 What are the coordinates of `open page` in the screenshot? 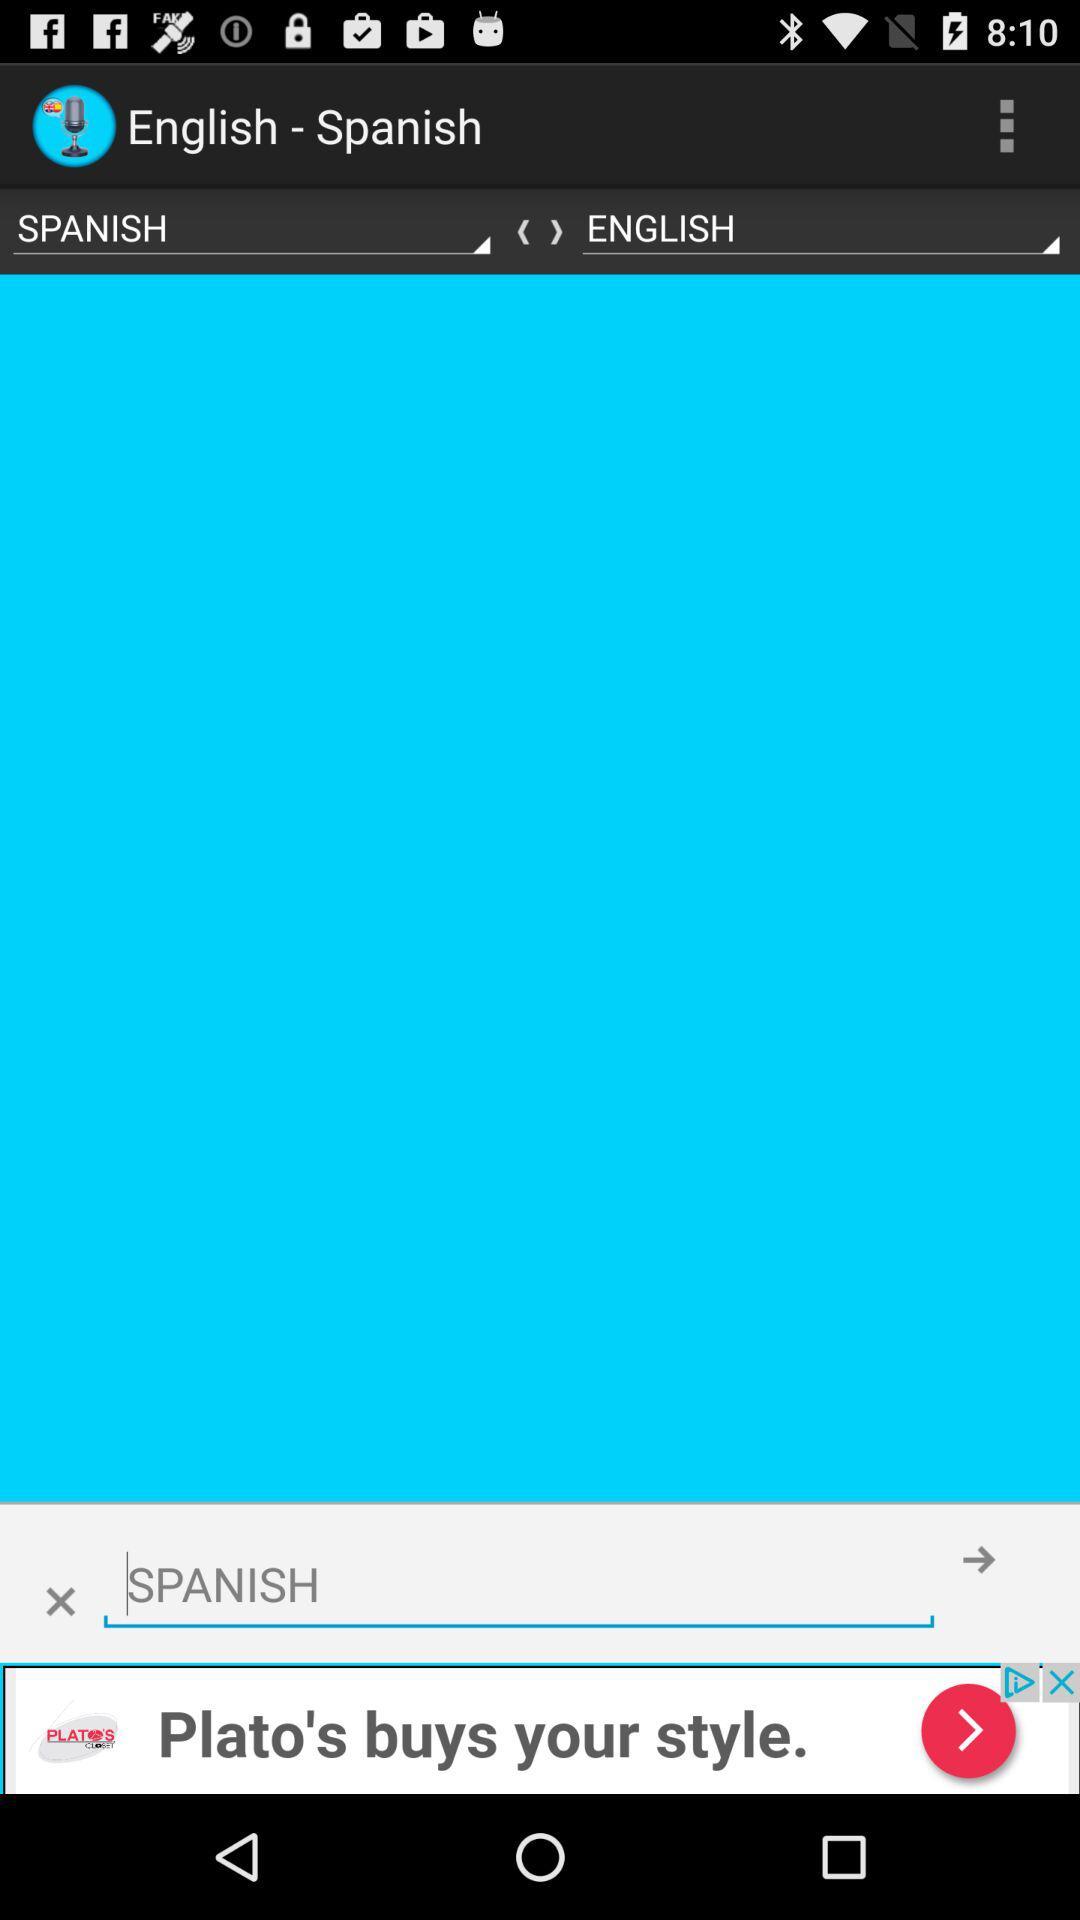 It's located at (540, 1727).